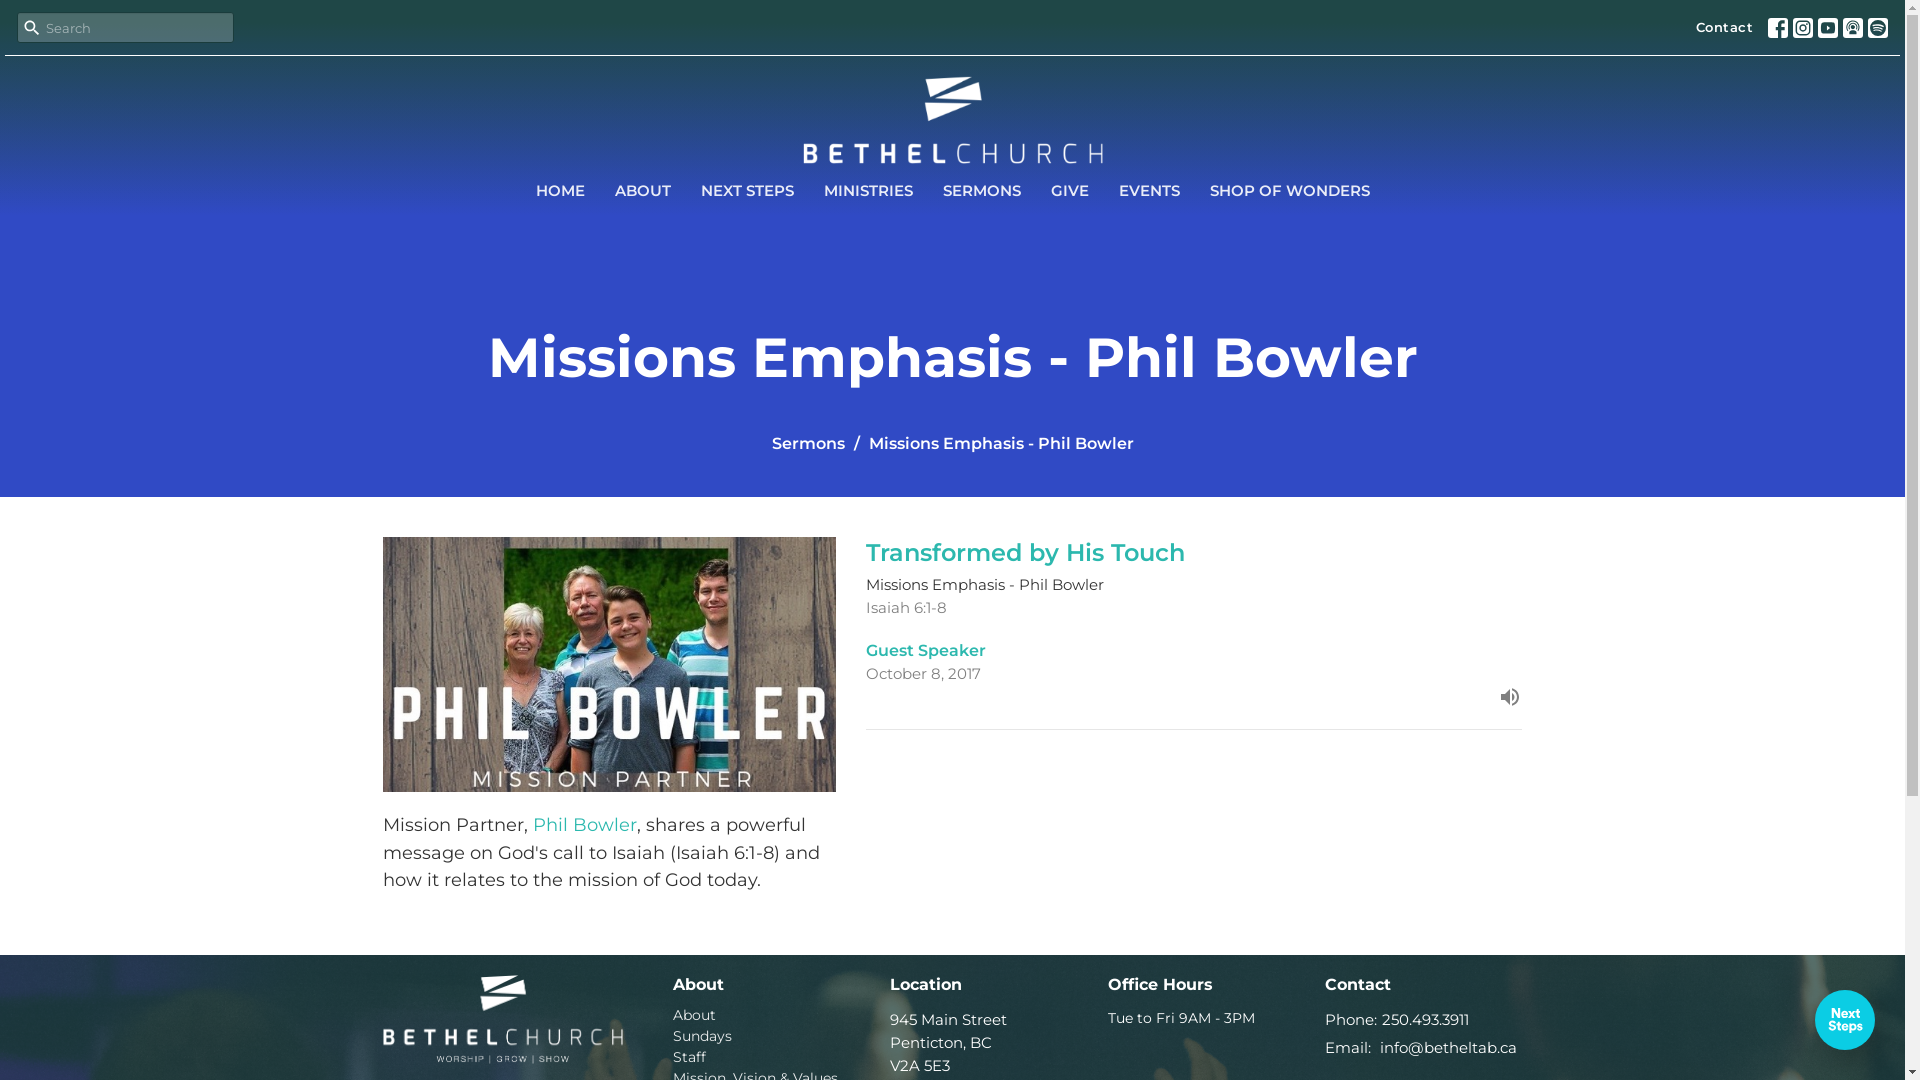  Describe the element at coordinates (1424, 1019) in the screenshot. I see `'250.493.3911'` at that location.